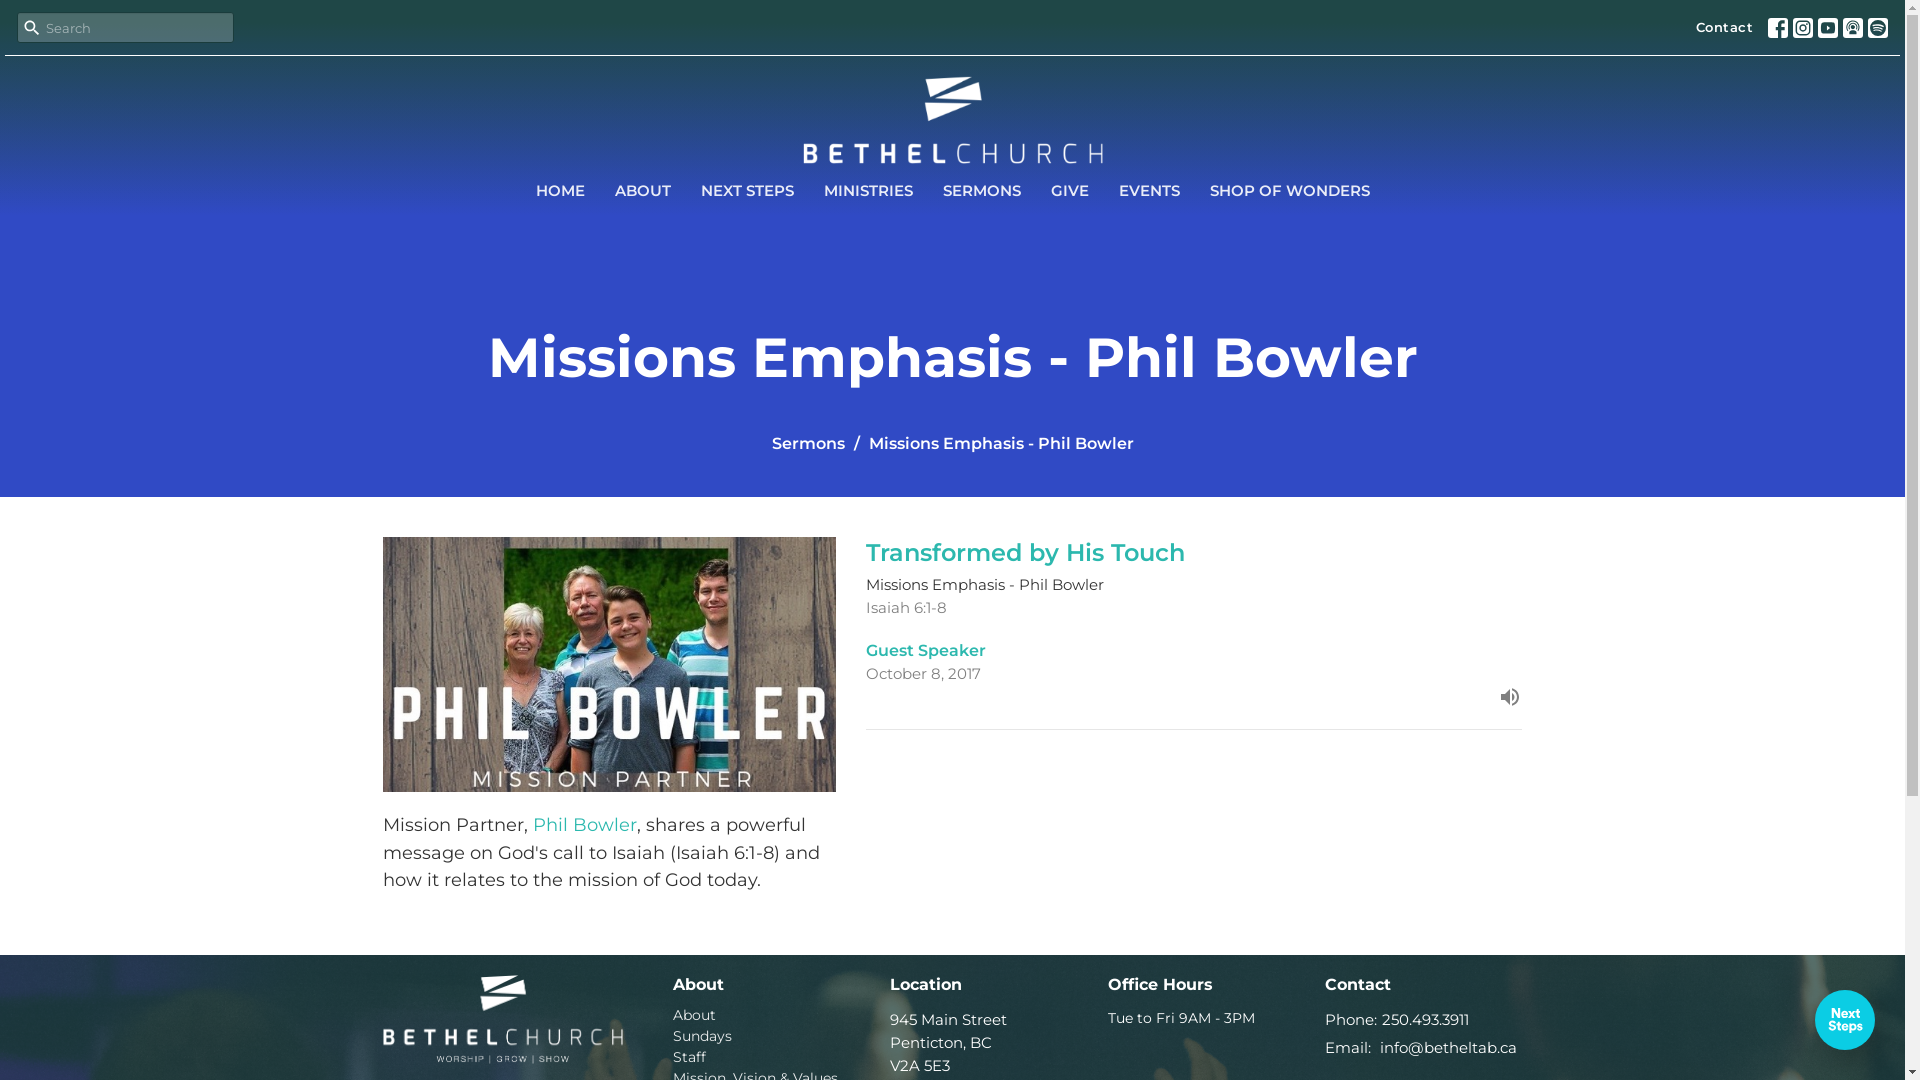  Describe the element at coordinates (1424, 1019) in the screenshot. I see `'250.493.3911'` at that location.